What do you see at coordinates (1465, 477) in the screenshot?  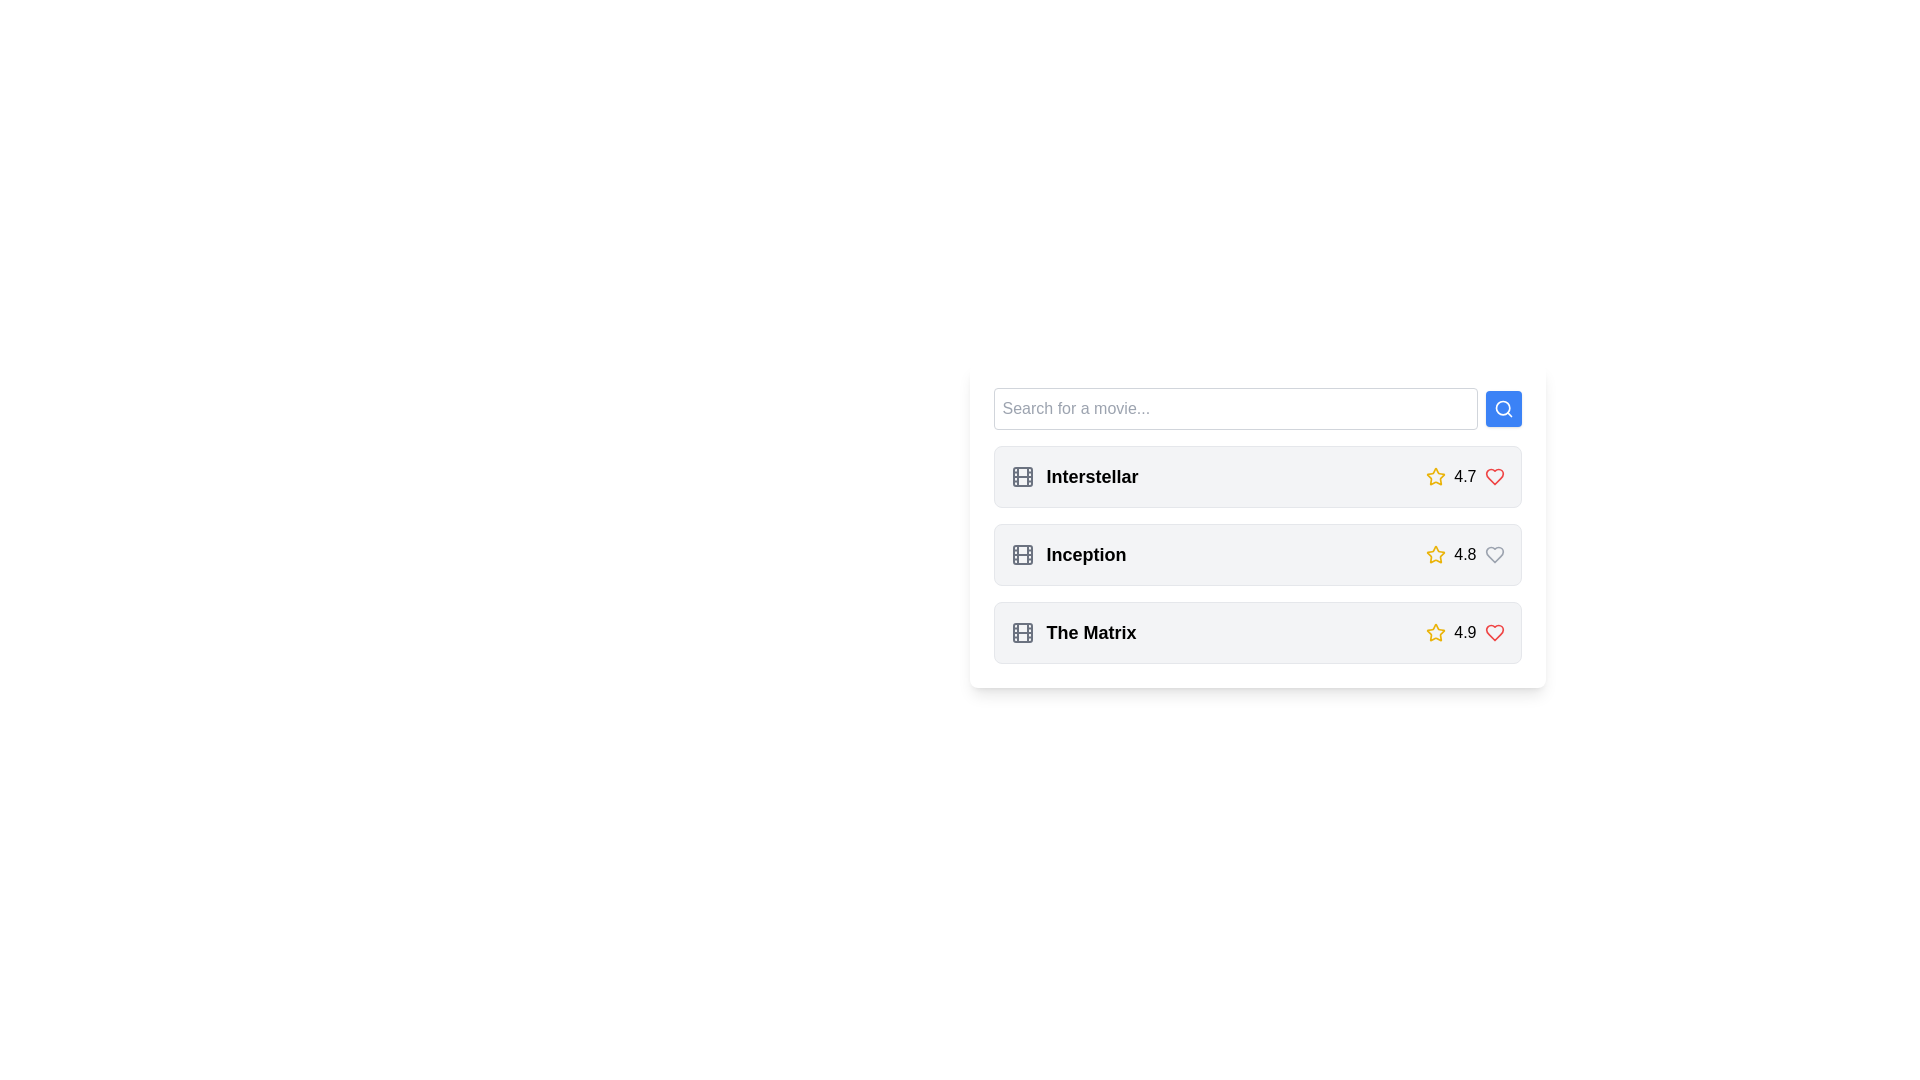 I see `the Text label displaying the rating score for the movie 'Interstellar'` at bounding box center [1465, 477].